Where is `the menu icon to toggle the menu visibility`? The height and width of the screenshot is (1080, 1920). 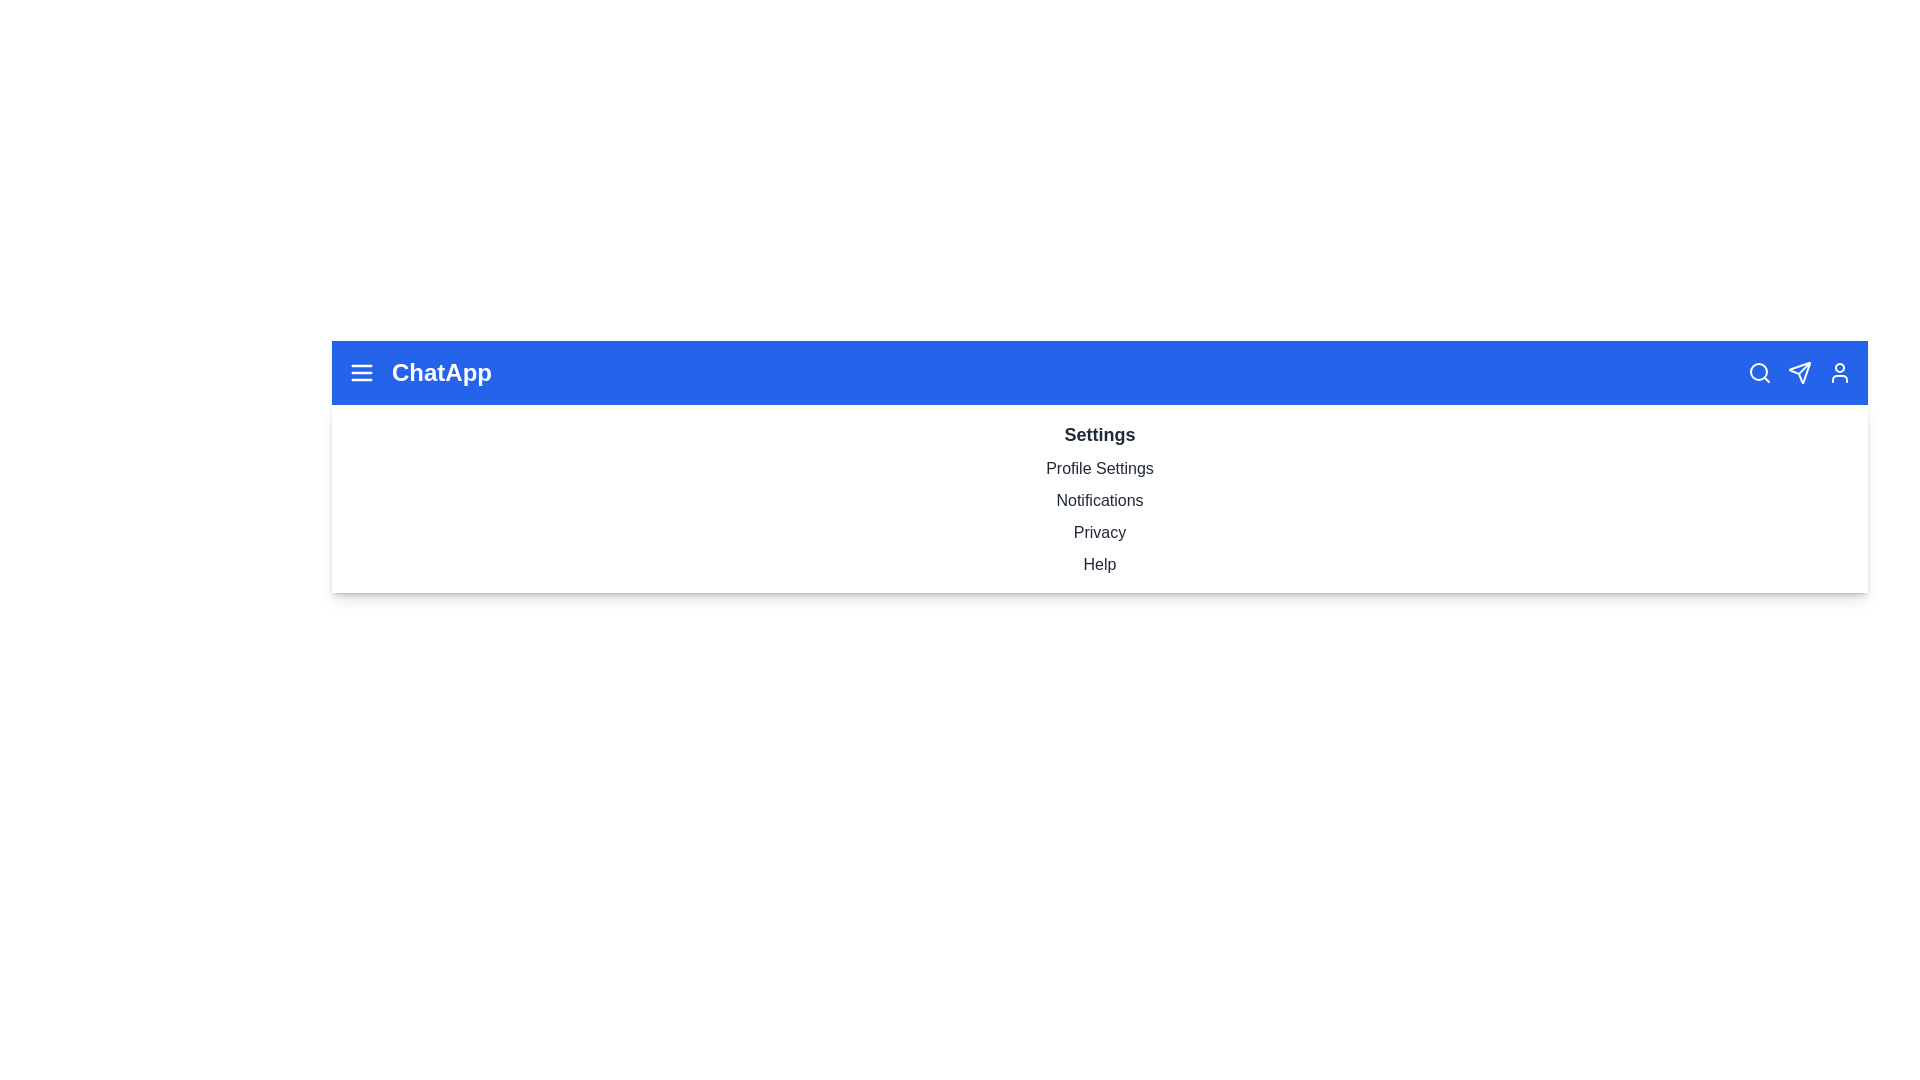
the menu icon to toggle the menu visibility is located at coordinates (361, 373).